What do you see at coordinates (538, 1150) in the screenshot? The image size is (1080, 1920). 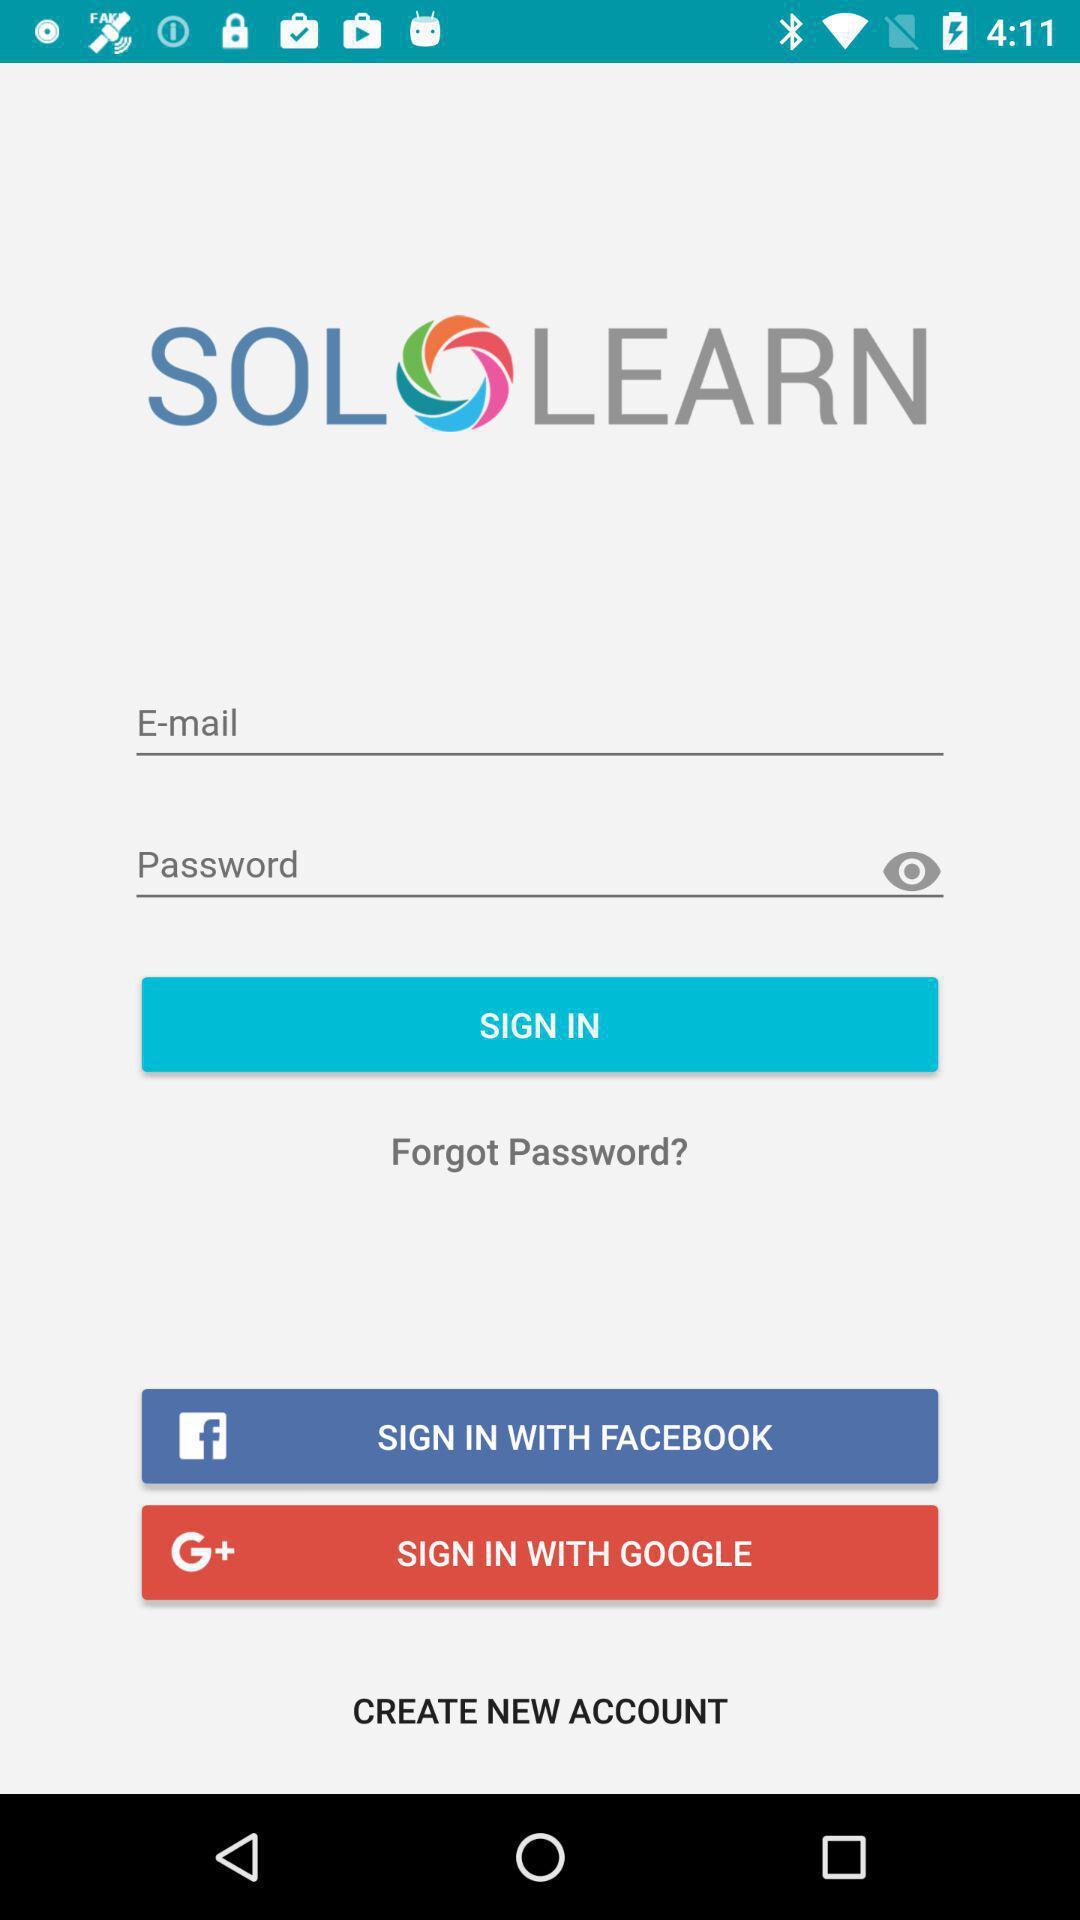 I see `item above the sign in with` at bounding box center [538, 1150].